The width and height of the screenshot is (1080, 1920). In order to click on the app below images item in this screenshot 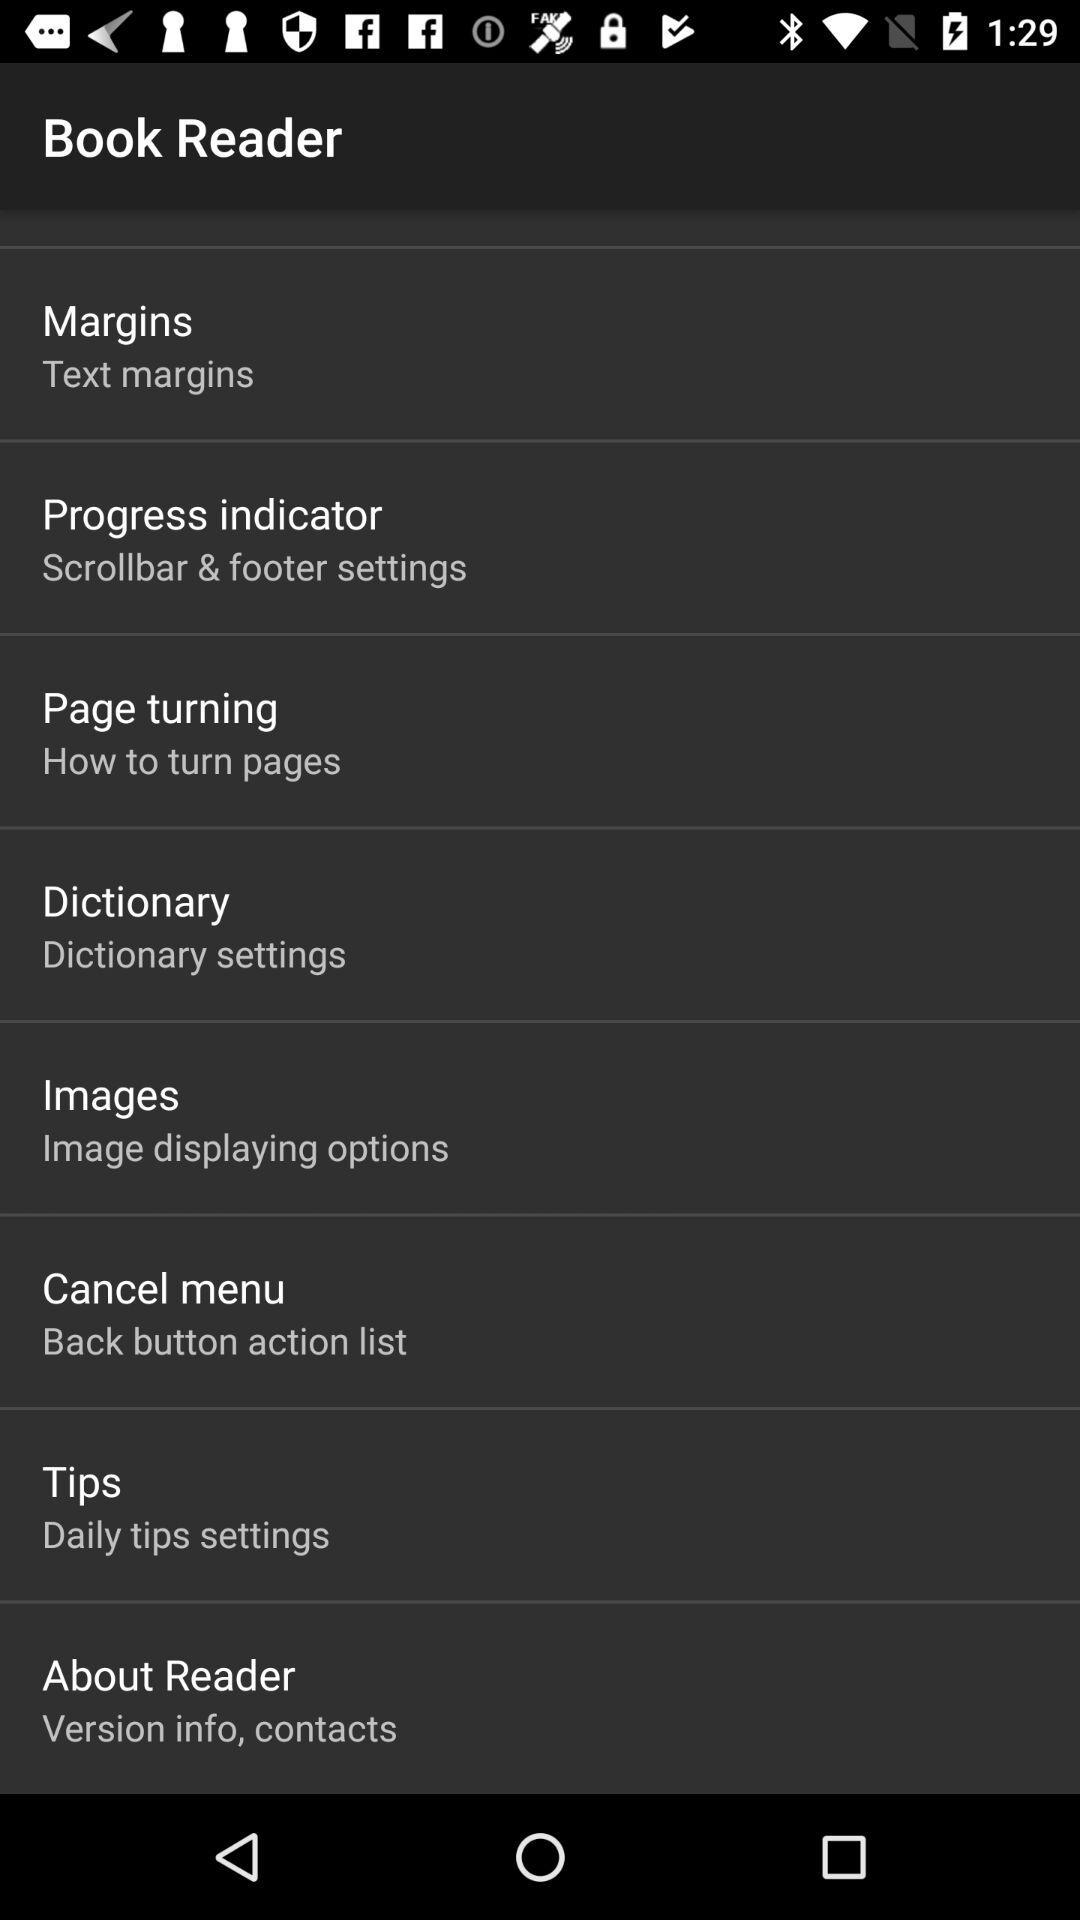, I will do `click(244, 1146)`.